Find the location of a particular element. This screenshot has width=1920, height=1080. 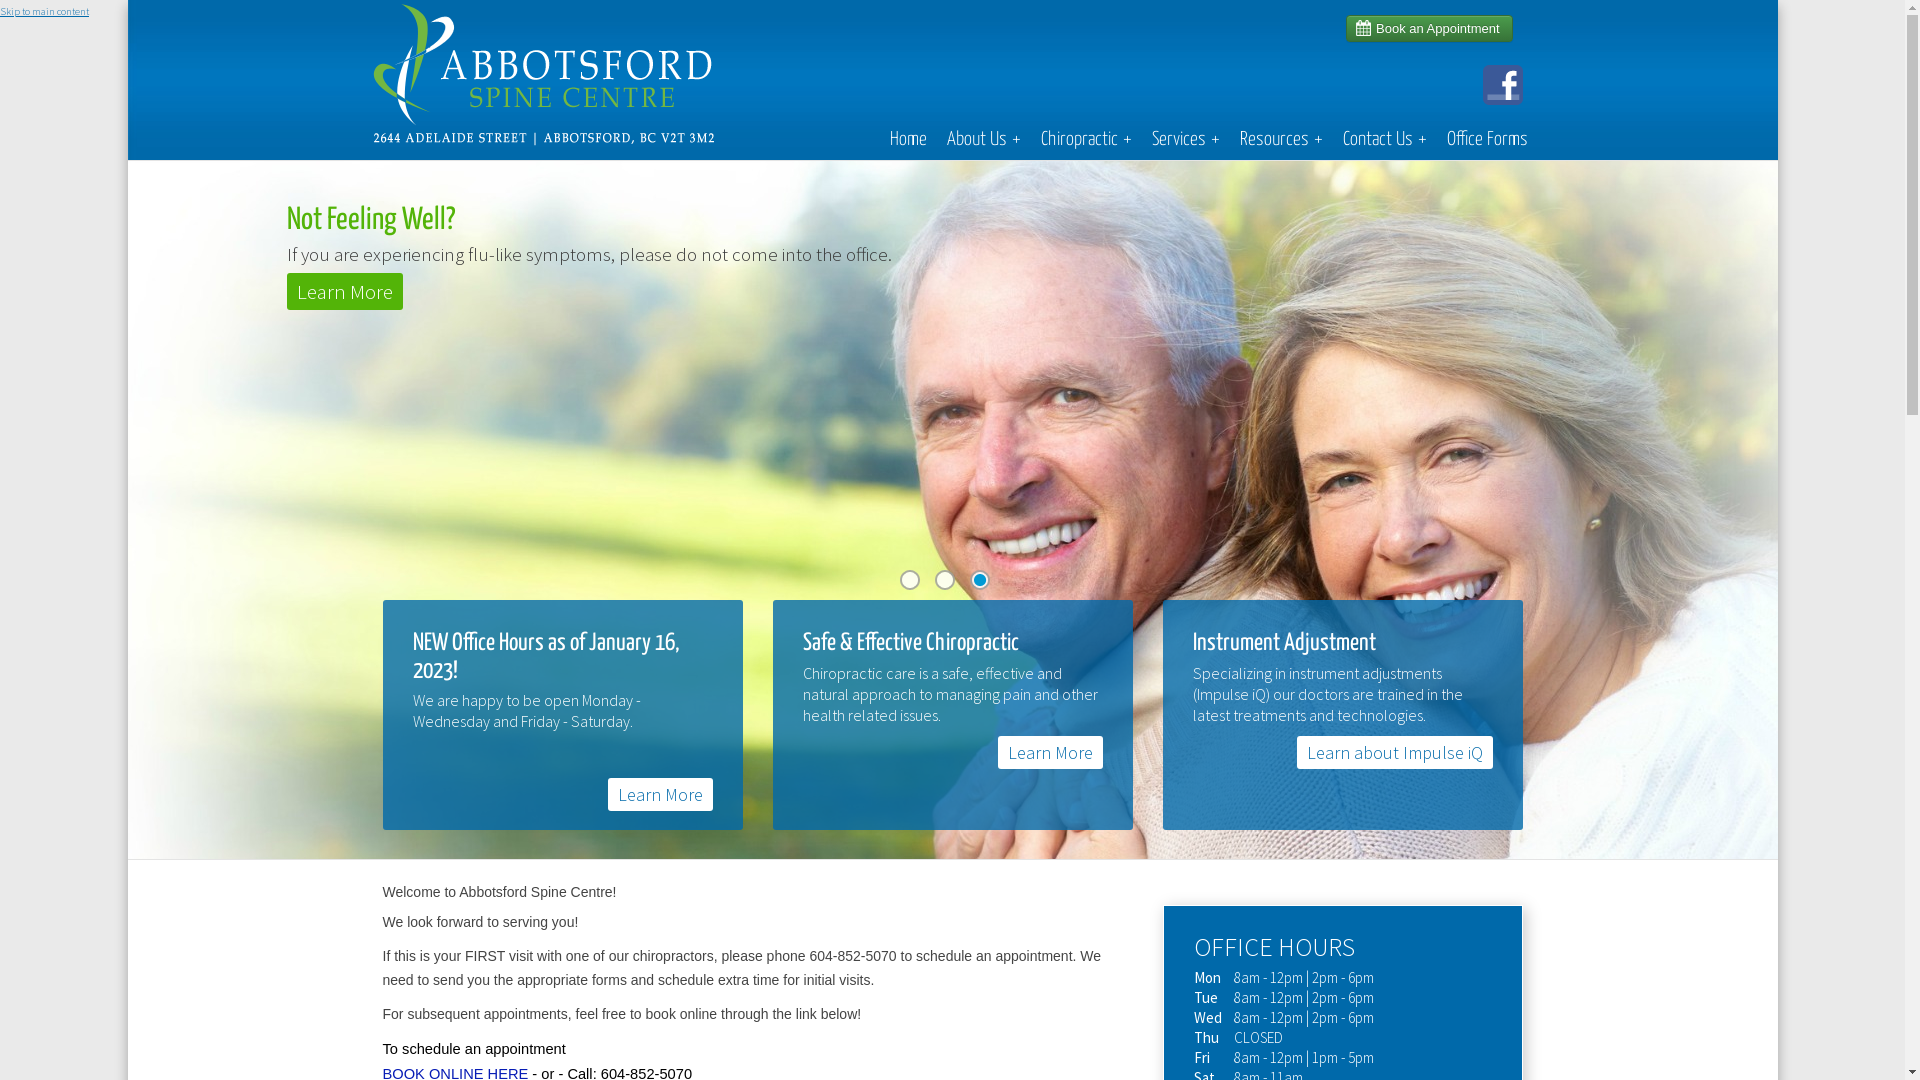

'Learn More' is located at coordinates (660, 793).